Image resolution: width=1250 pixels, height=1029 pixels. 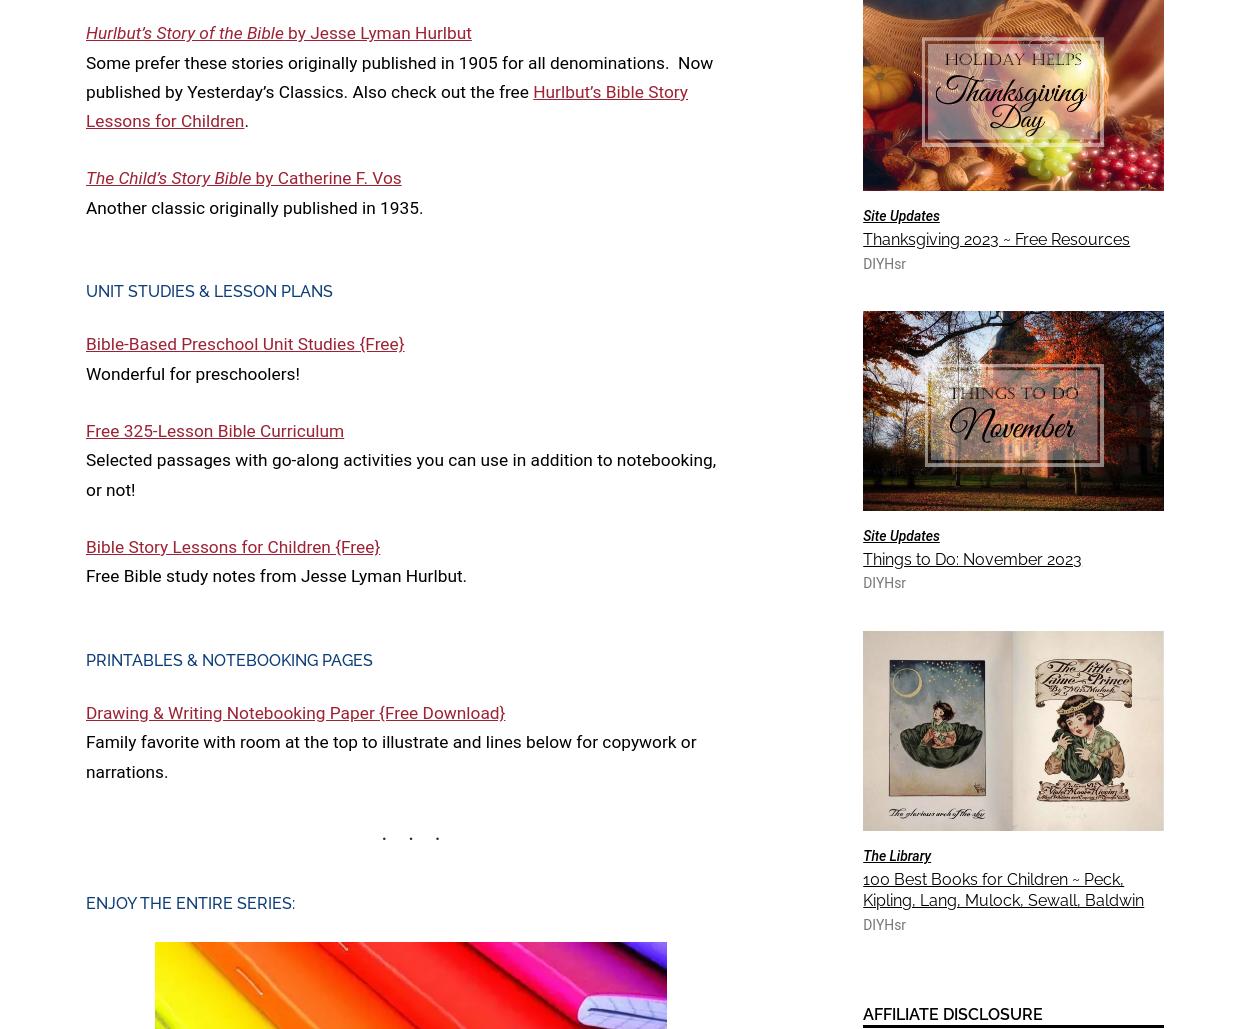 What do you see at coordinates (232, 544) in the screenshot?
I see `'Bible Story Lessons for Children {Free}'` at bounding box center [232, 544].